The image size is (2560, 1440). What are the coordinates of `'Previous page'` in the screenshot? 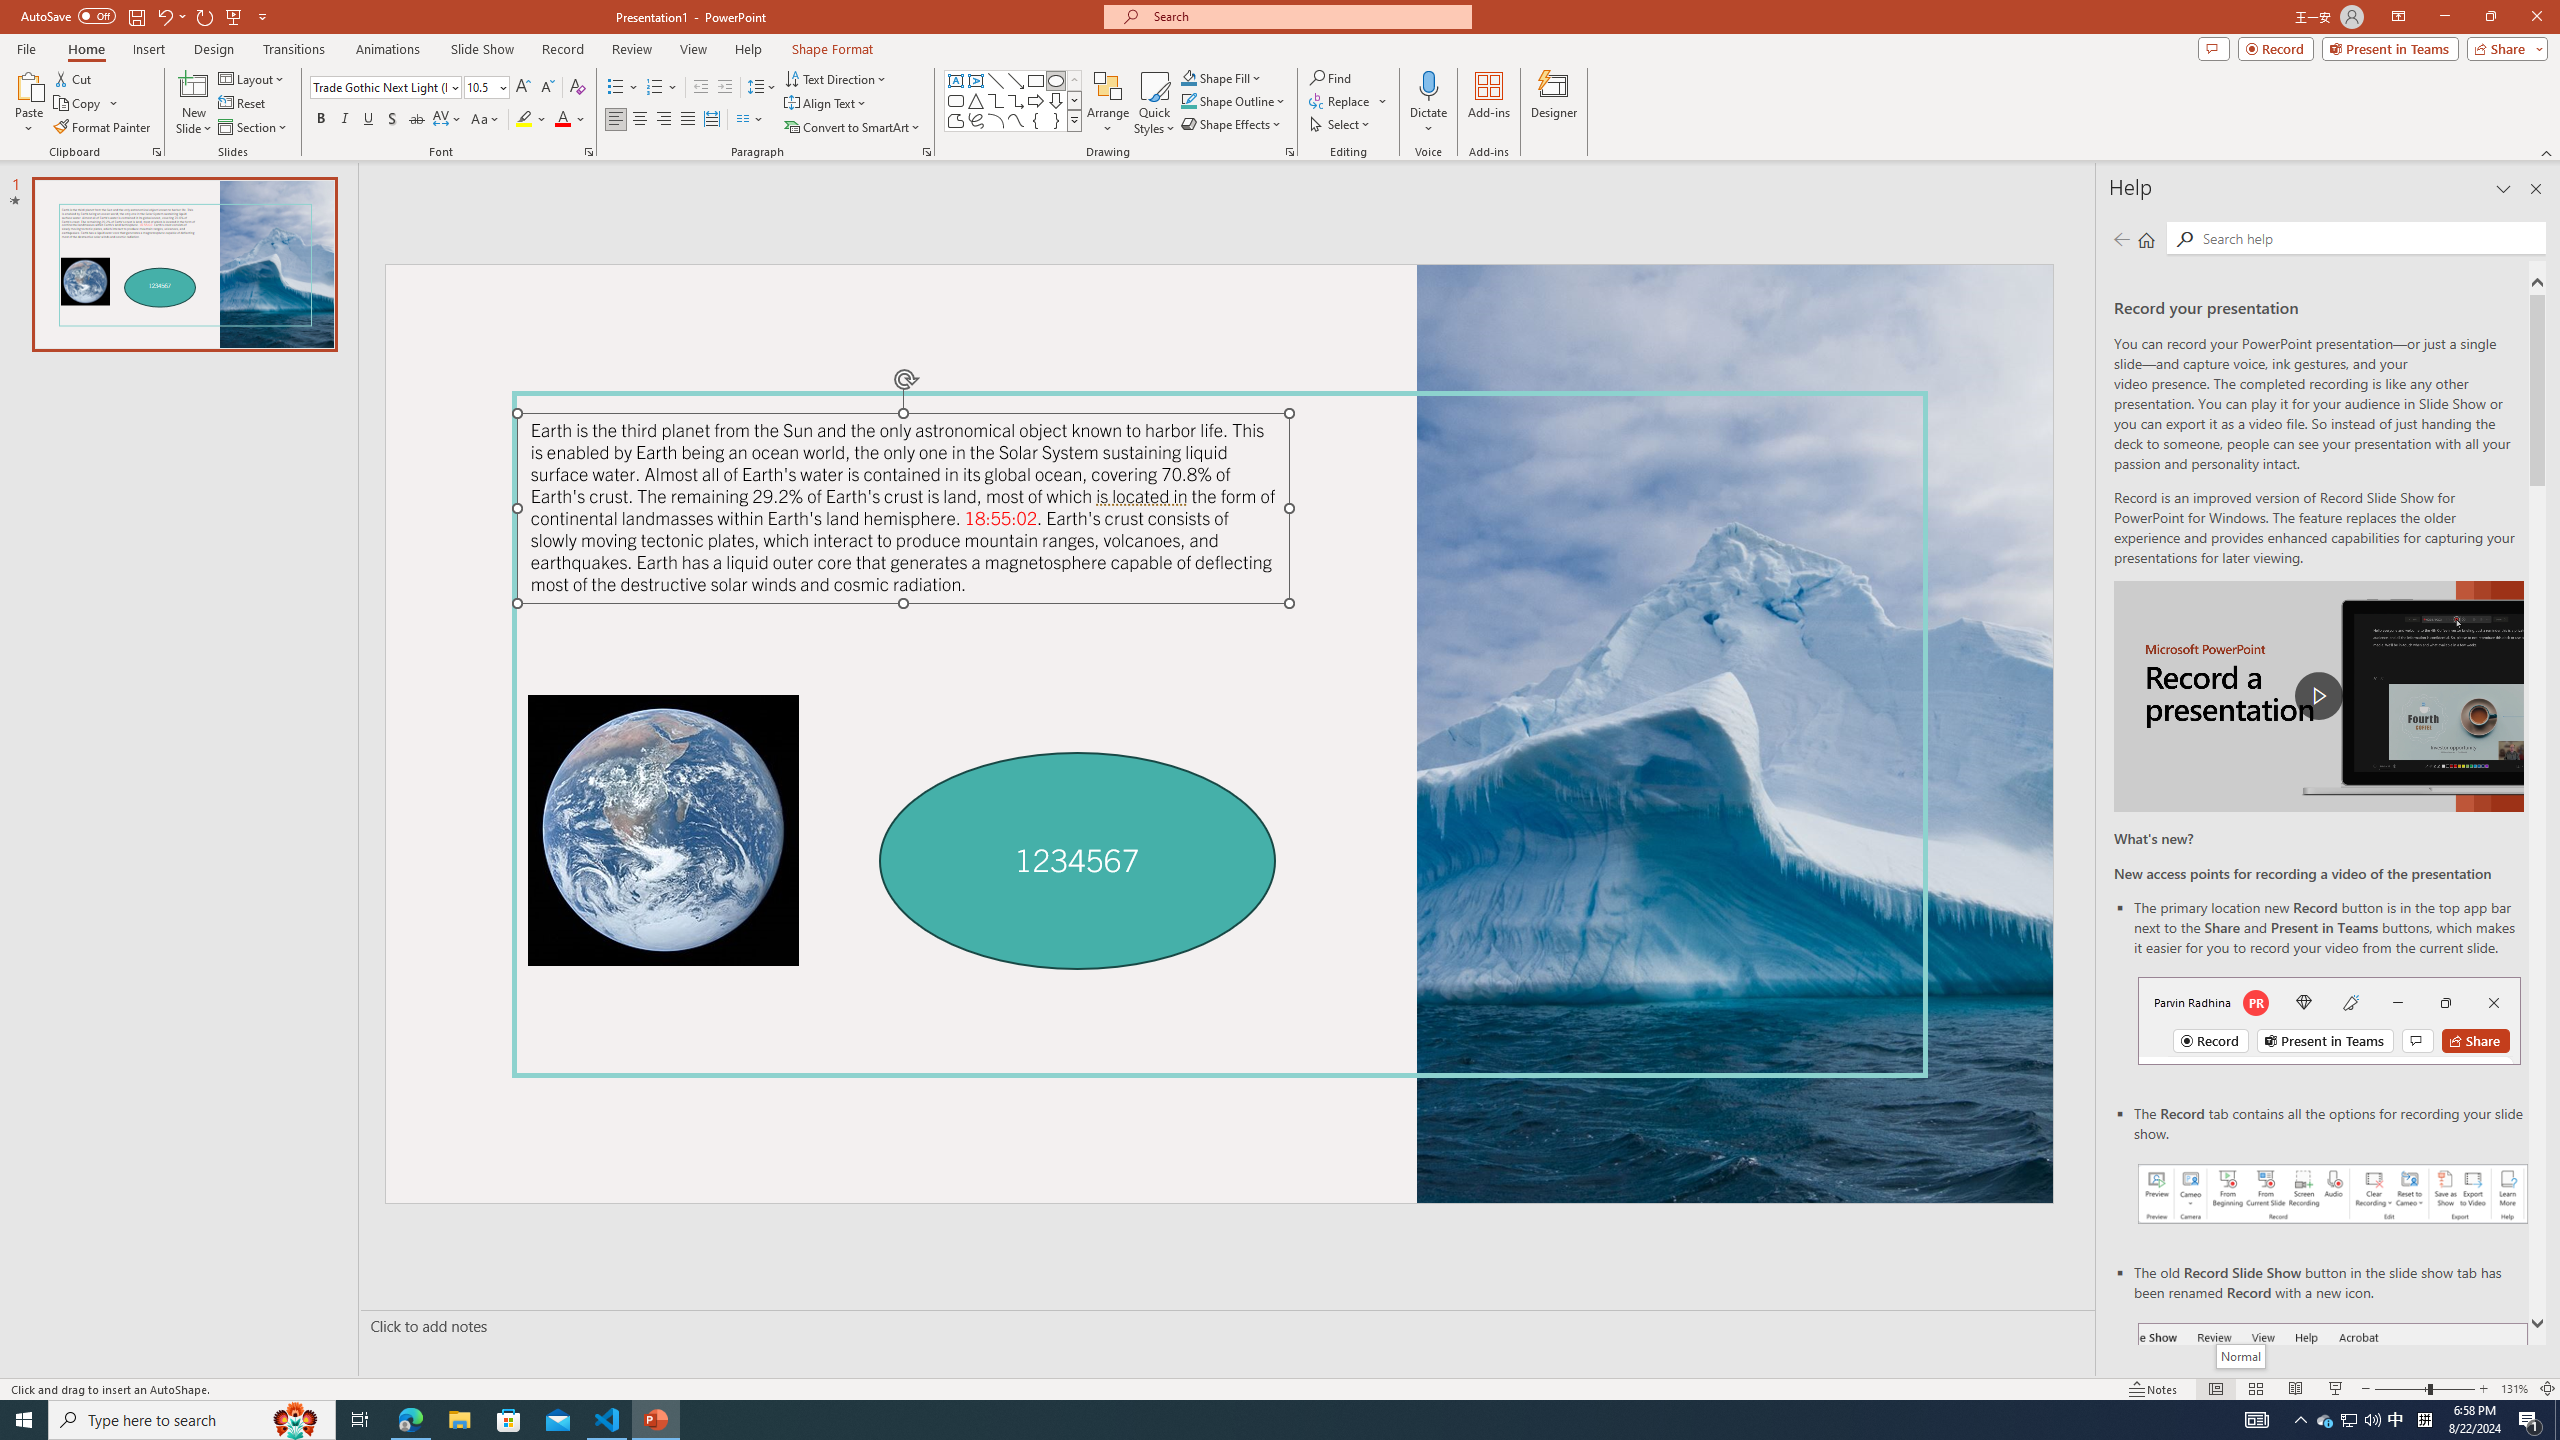 It's located at (2121, 238).